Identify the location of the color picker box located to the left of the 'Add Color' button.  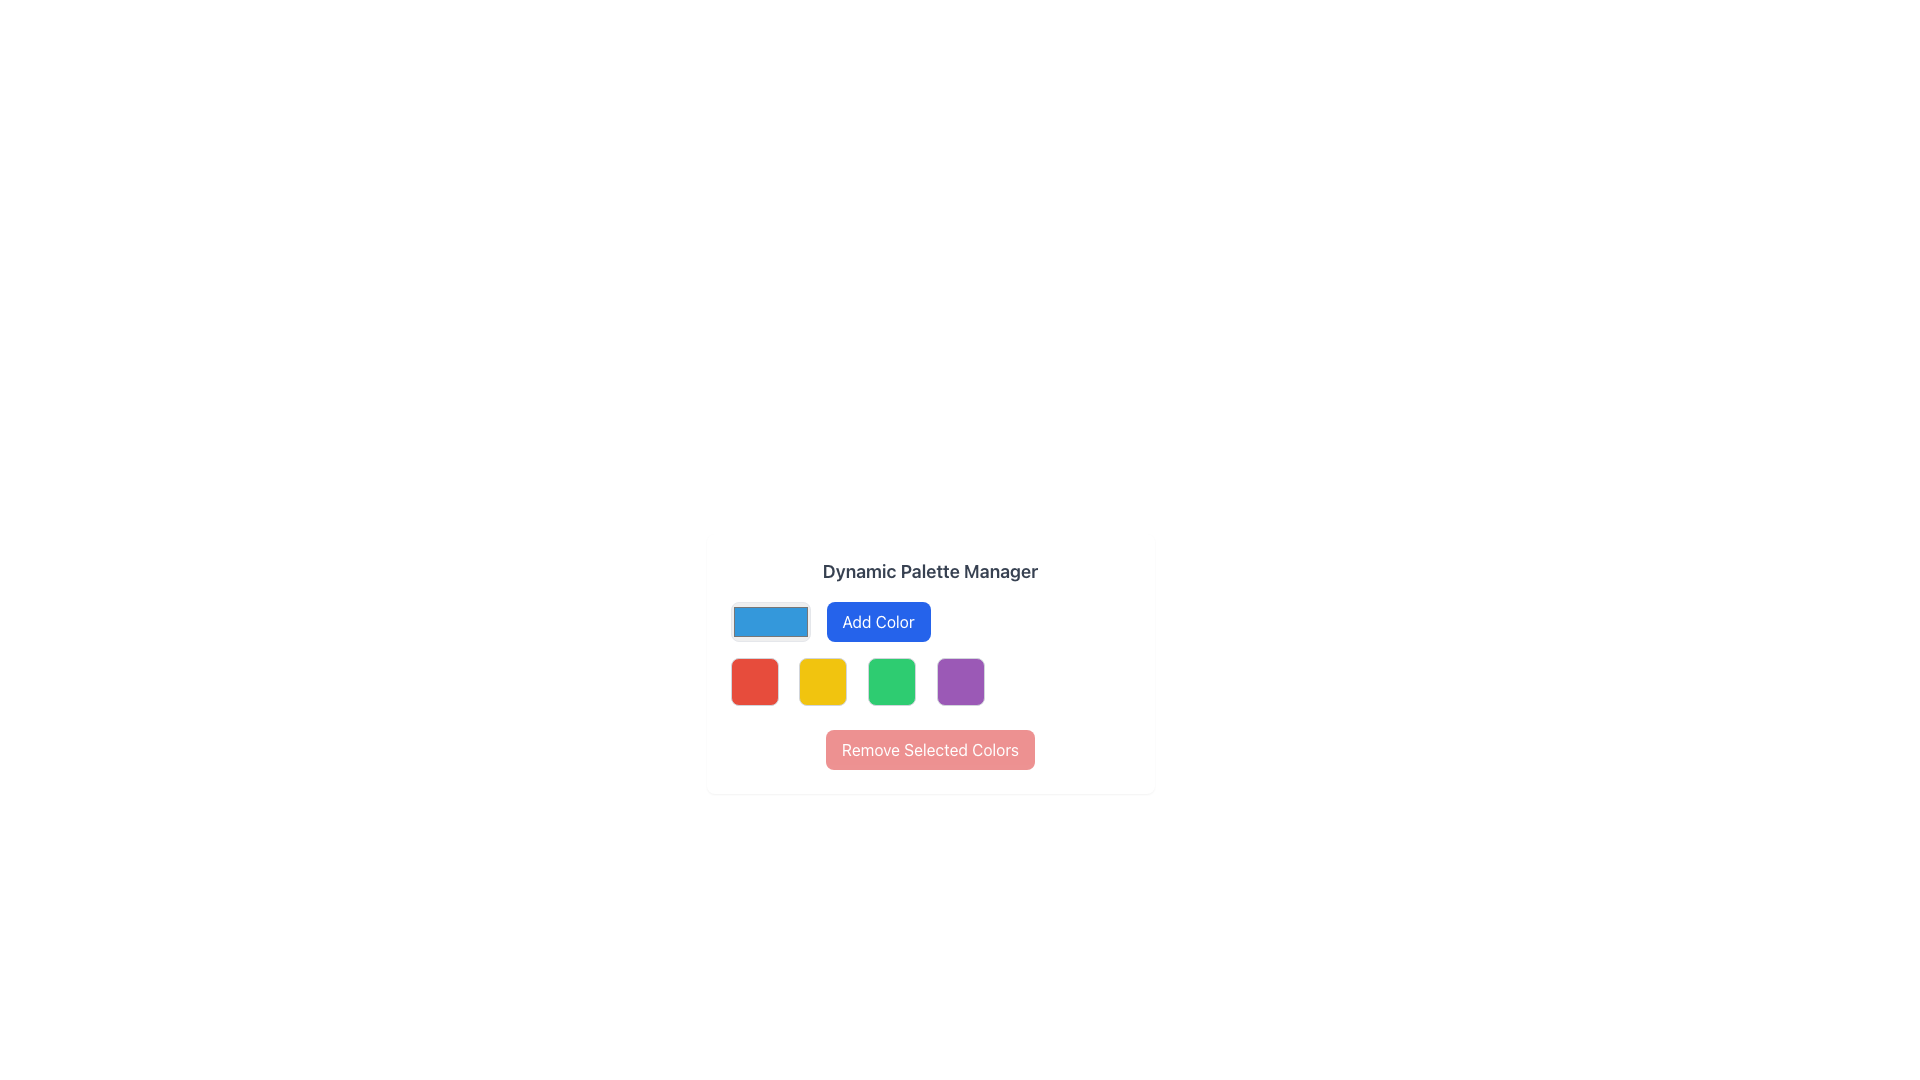
(769, 620).